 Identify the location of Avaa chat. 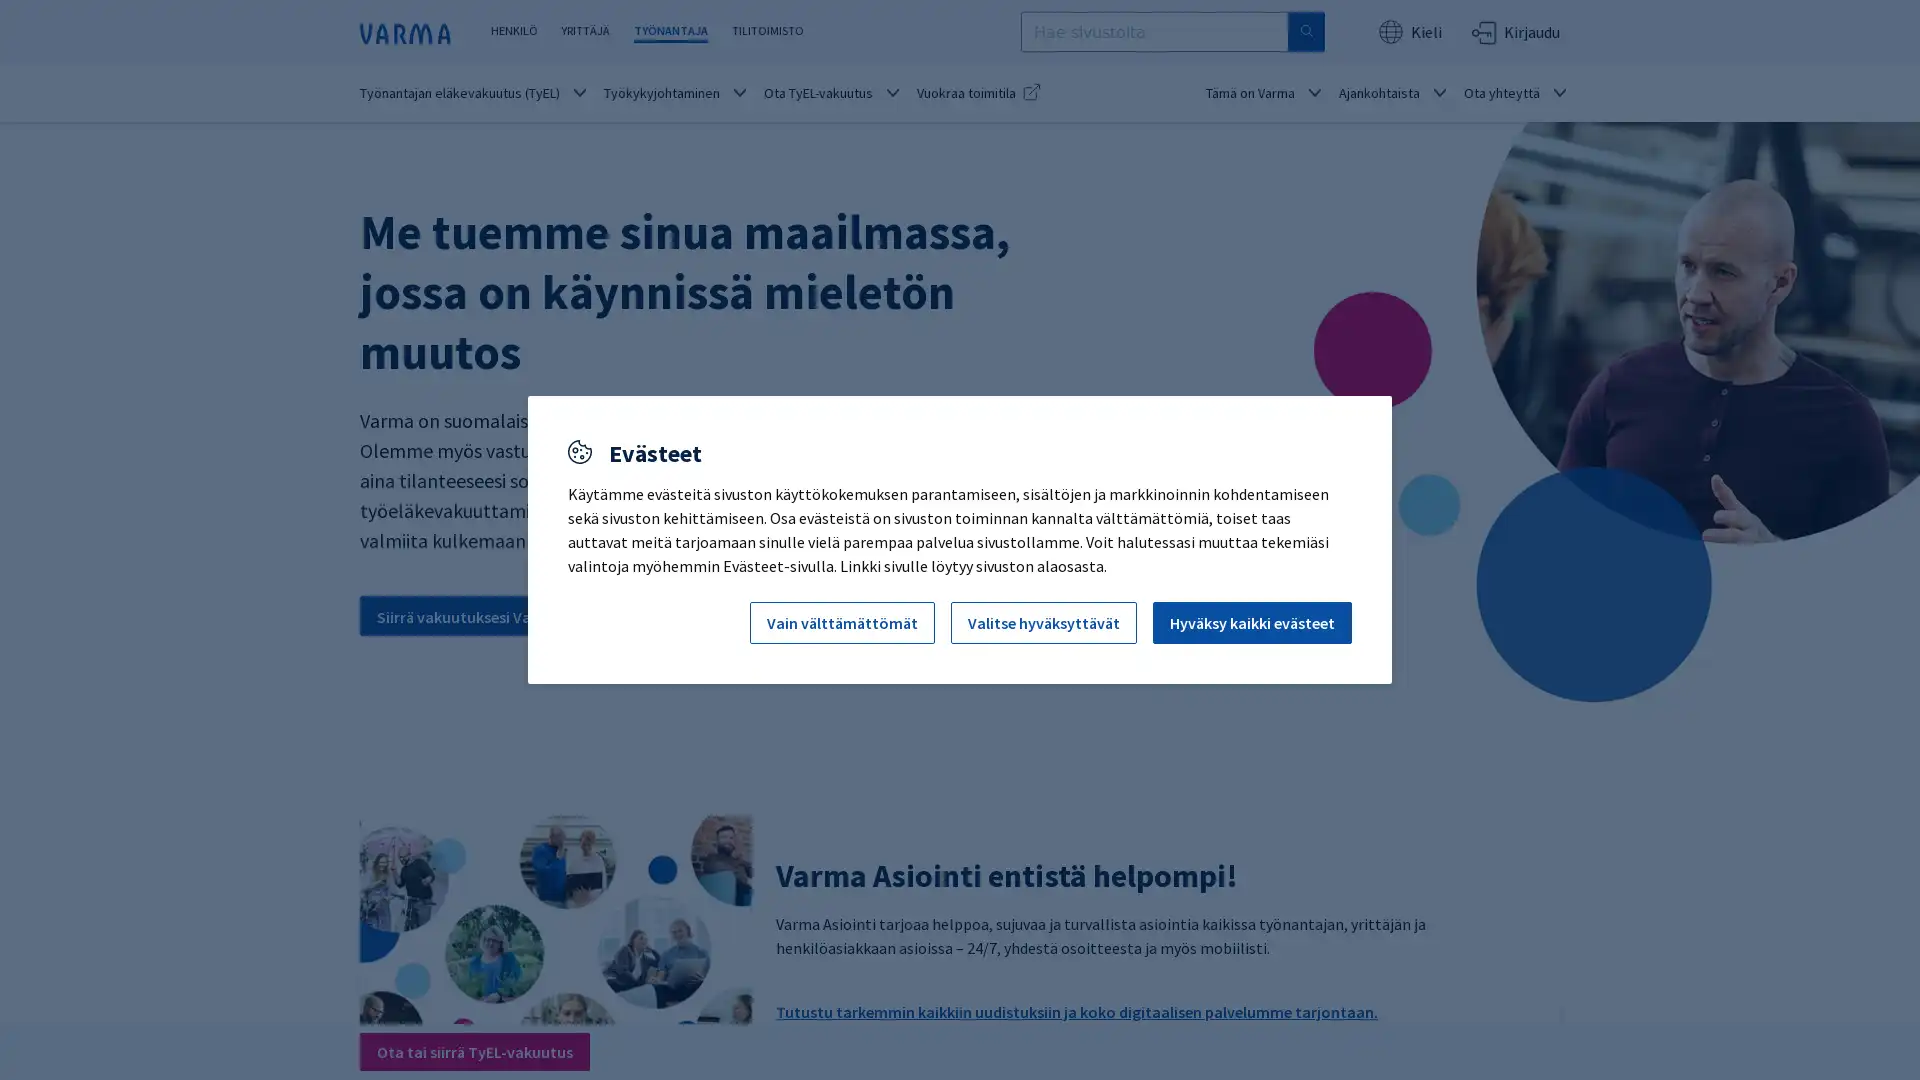
(1879, 1039).